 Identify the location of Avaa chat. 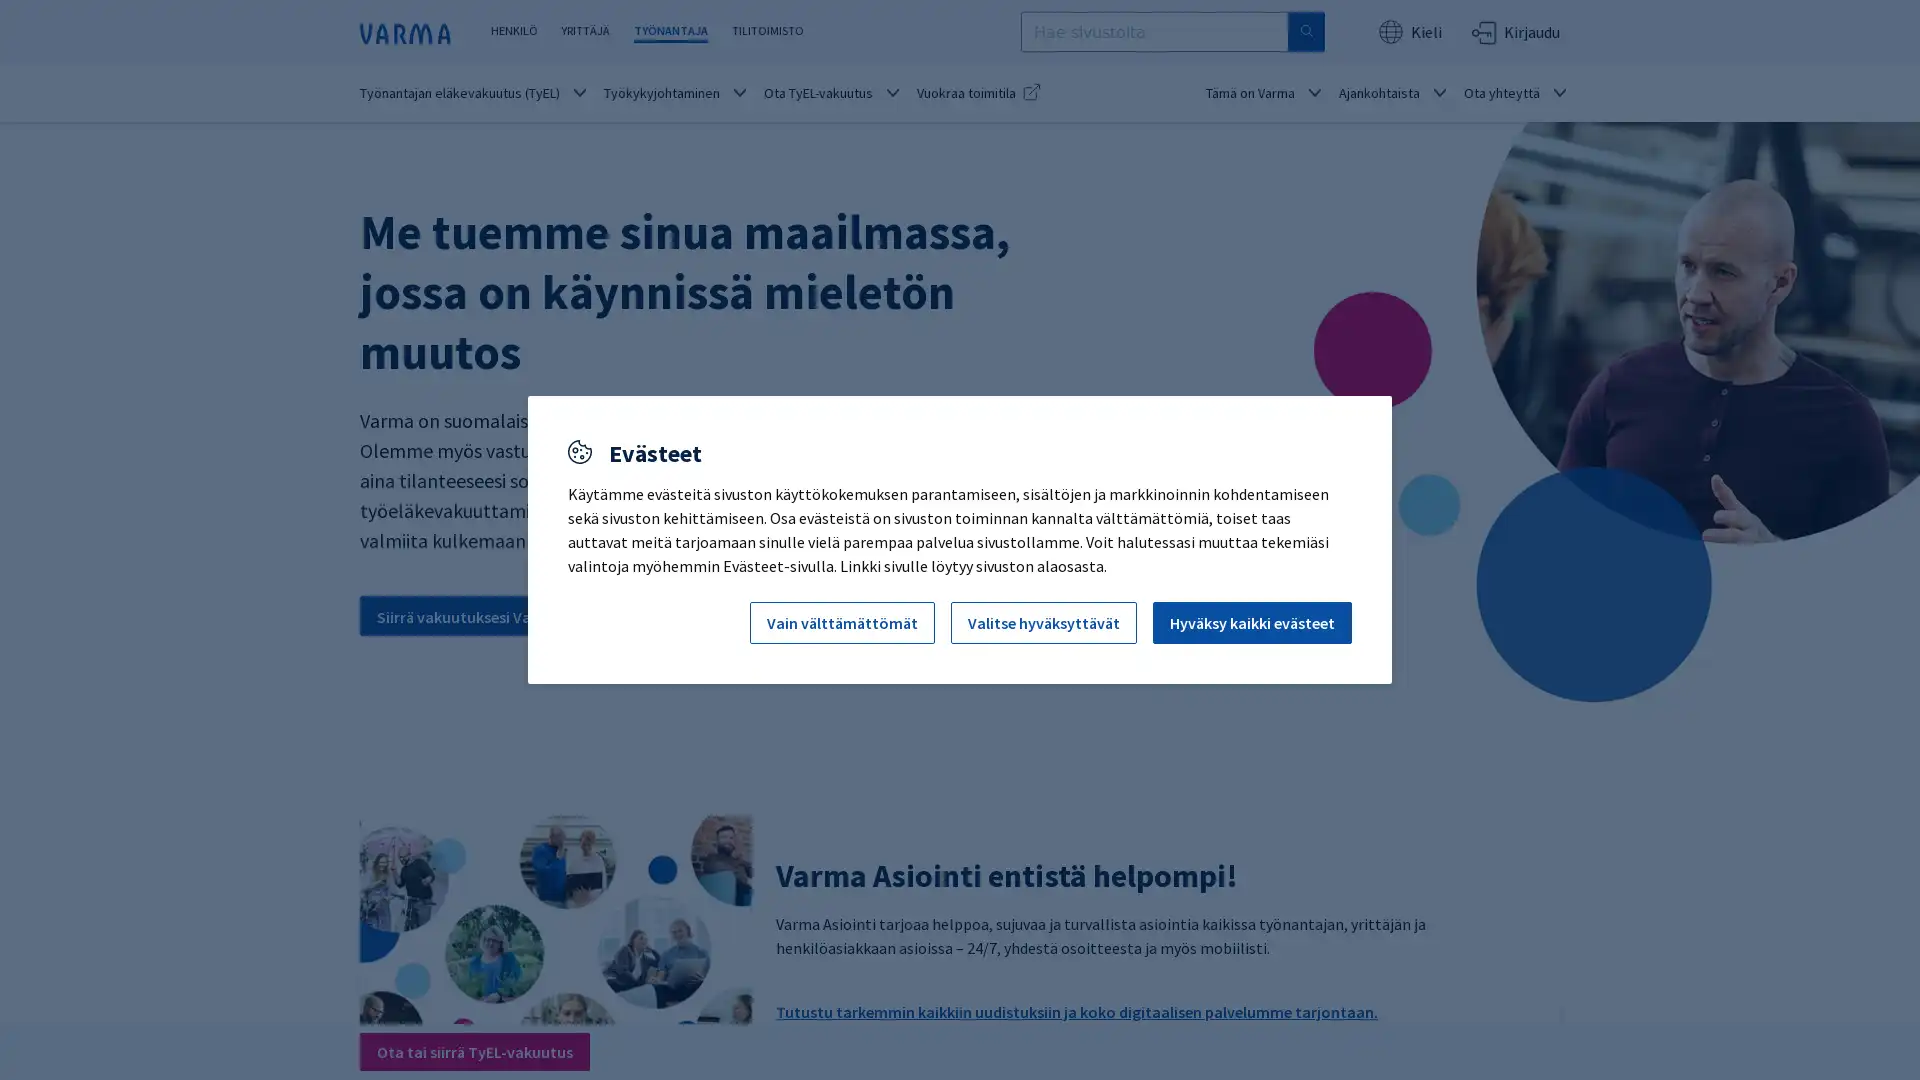
(1879, 1039).